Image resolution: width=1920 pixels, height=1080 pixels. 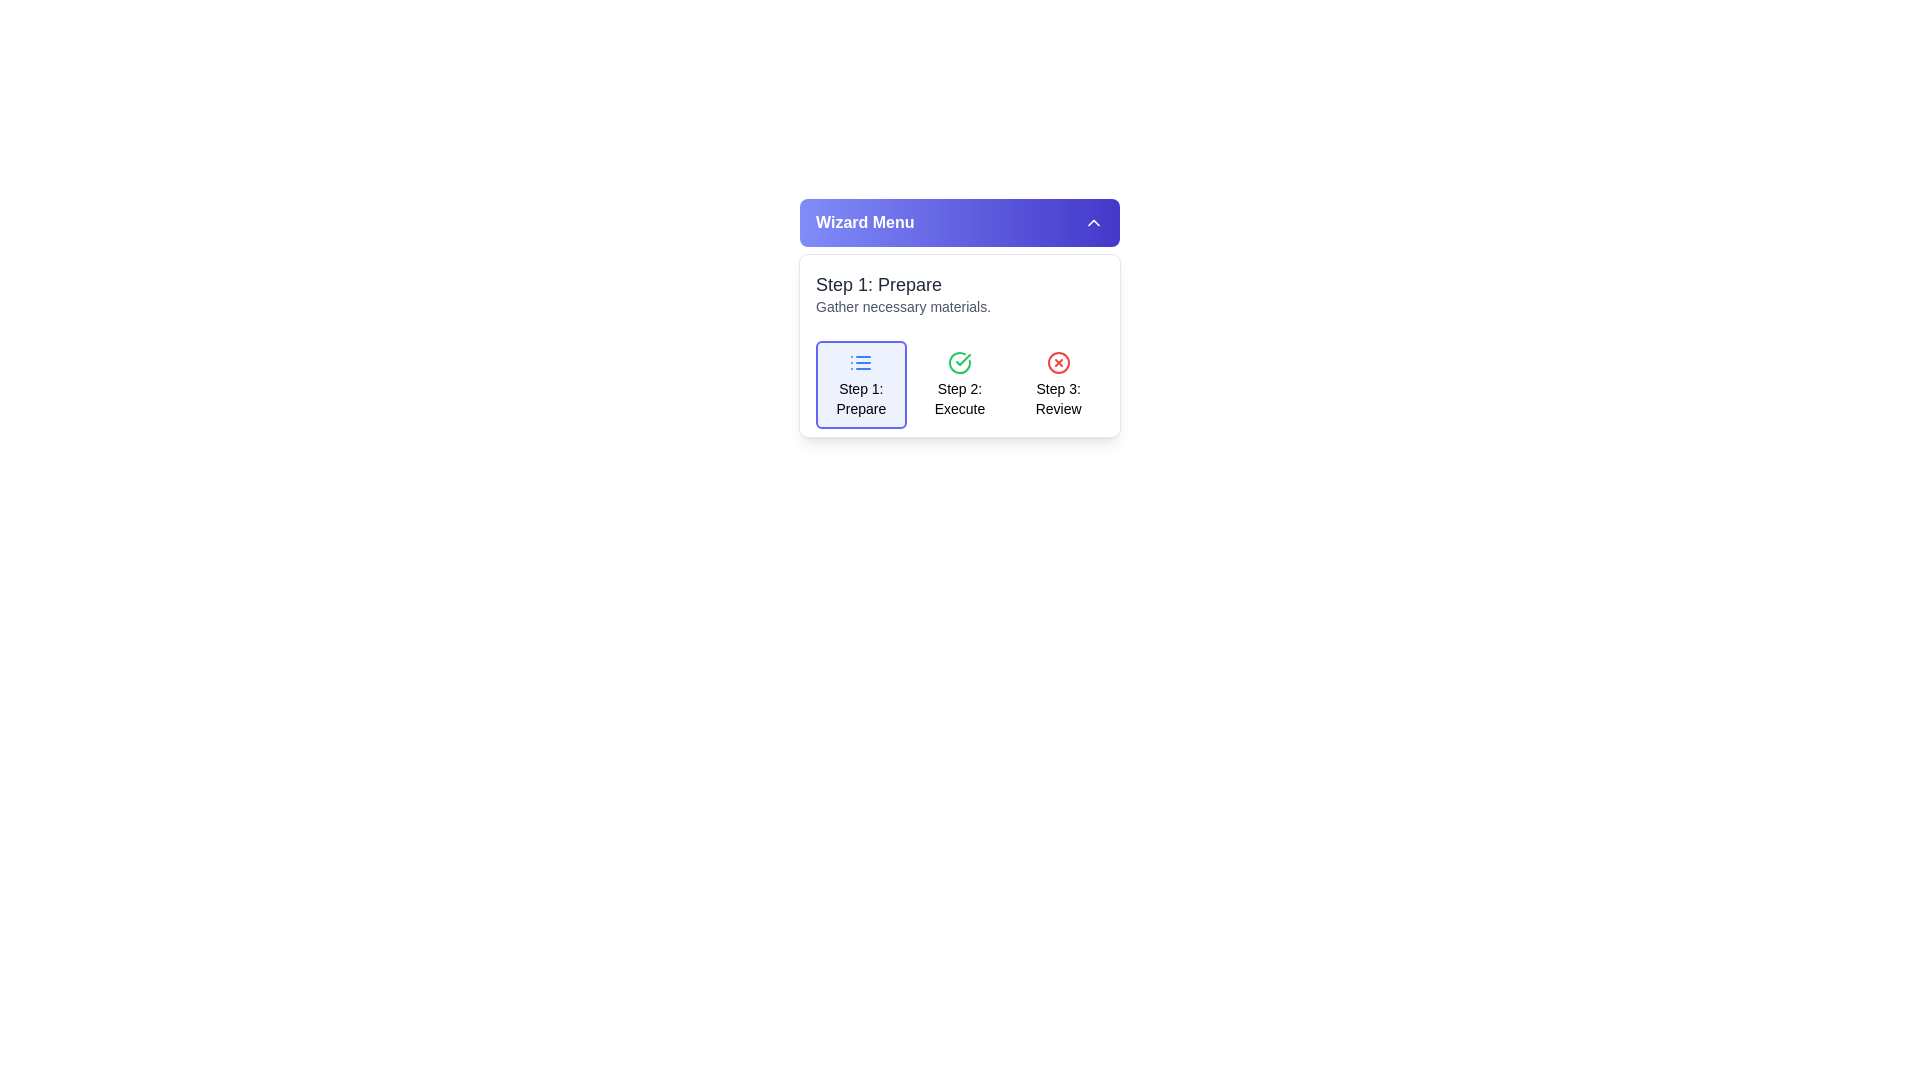 What do you see at coordinates (861, 384) in the screenshot?
I see `the interactive button labeled 'Step 1: Prepare' which has a light indigo background and indigo border, located in the first column of a three-column grid layout` at bounding box center [861, 384].